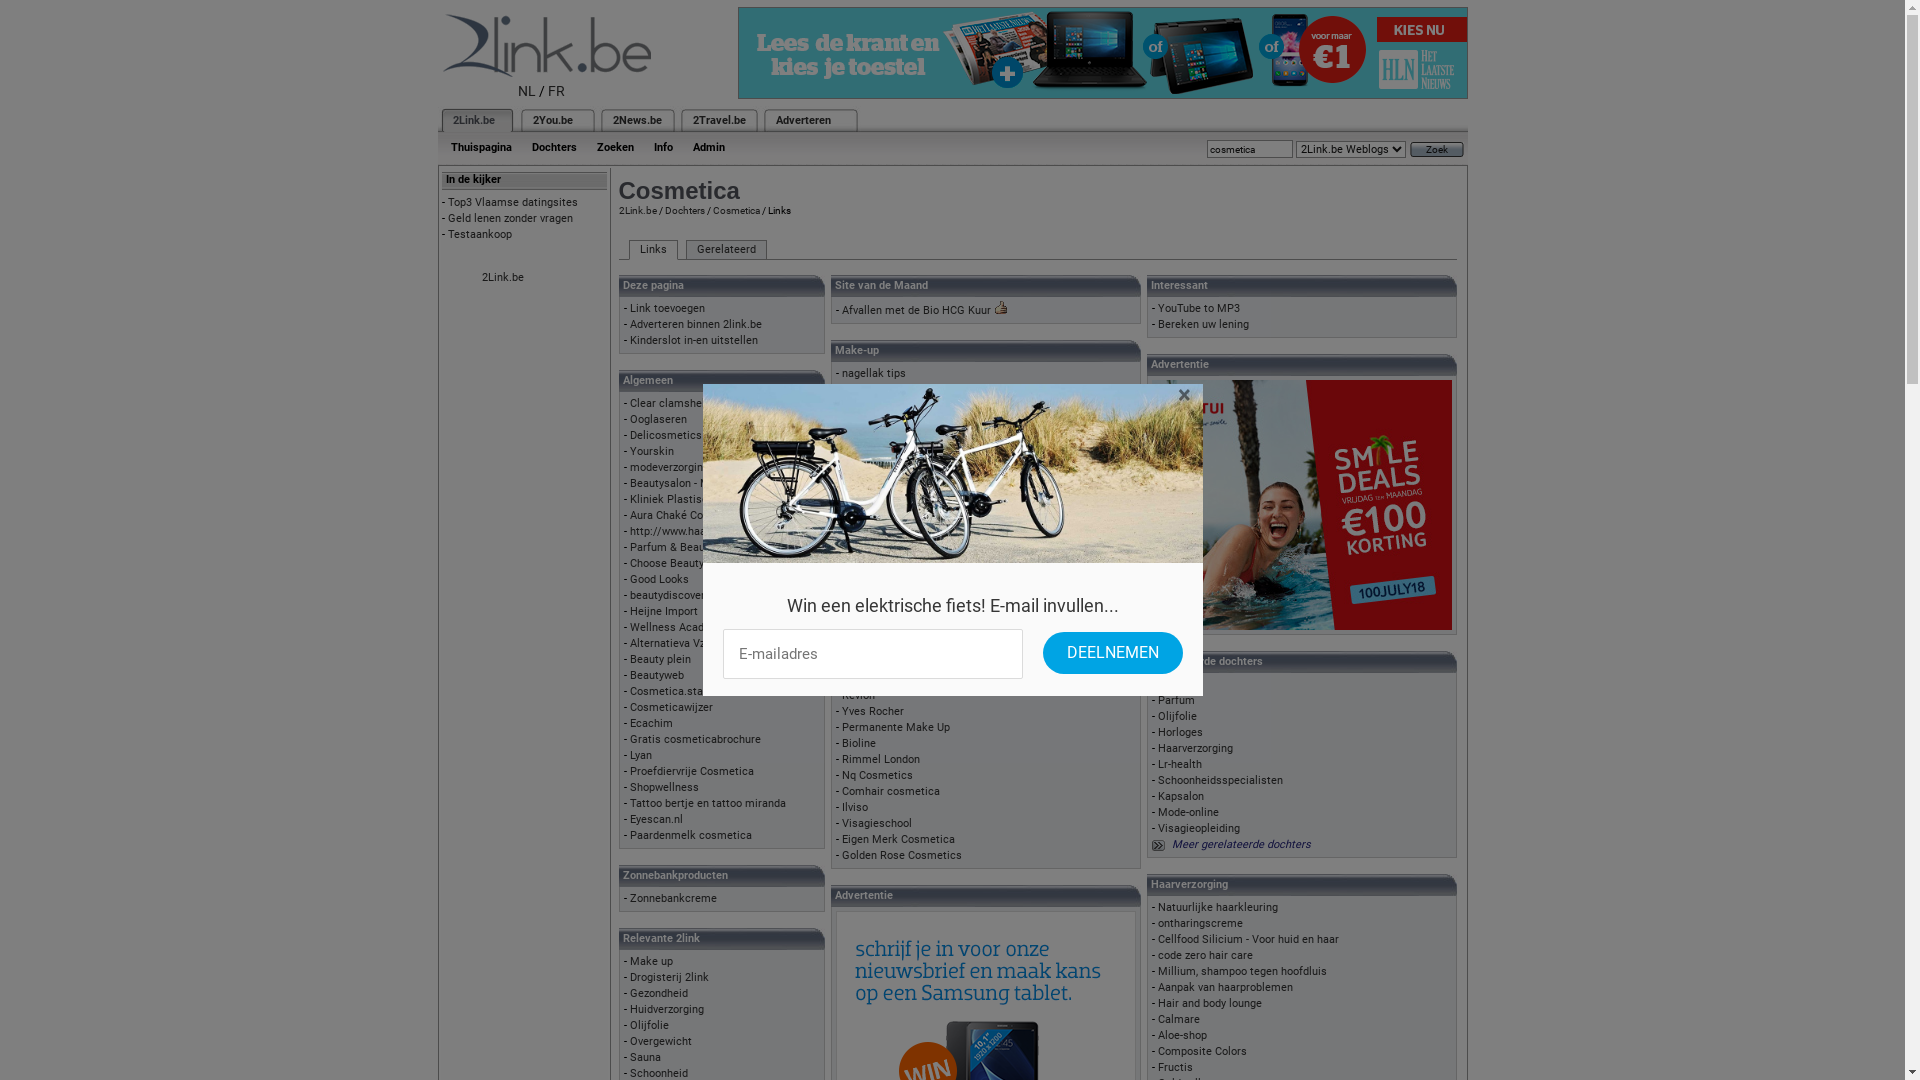 The width and height of the screenshot is (1920, 1080). What do you see at coordinates (554, 146) in the screenshot?
I see `'Dochters'` at bounding box center [554, 146].